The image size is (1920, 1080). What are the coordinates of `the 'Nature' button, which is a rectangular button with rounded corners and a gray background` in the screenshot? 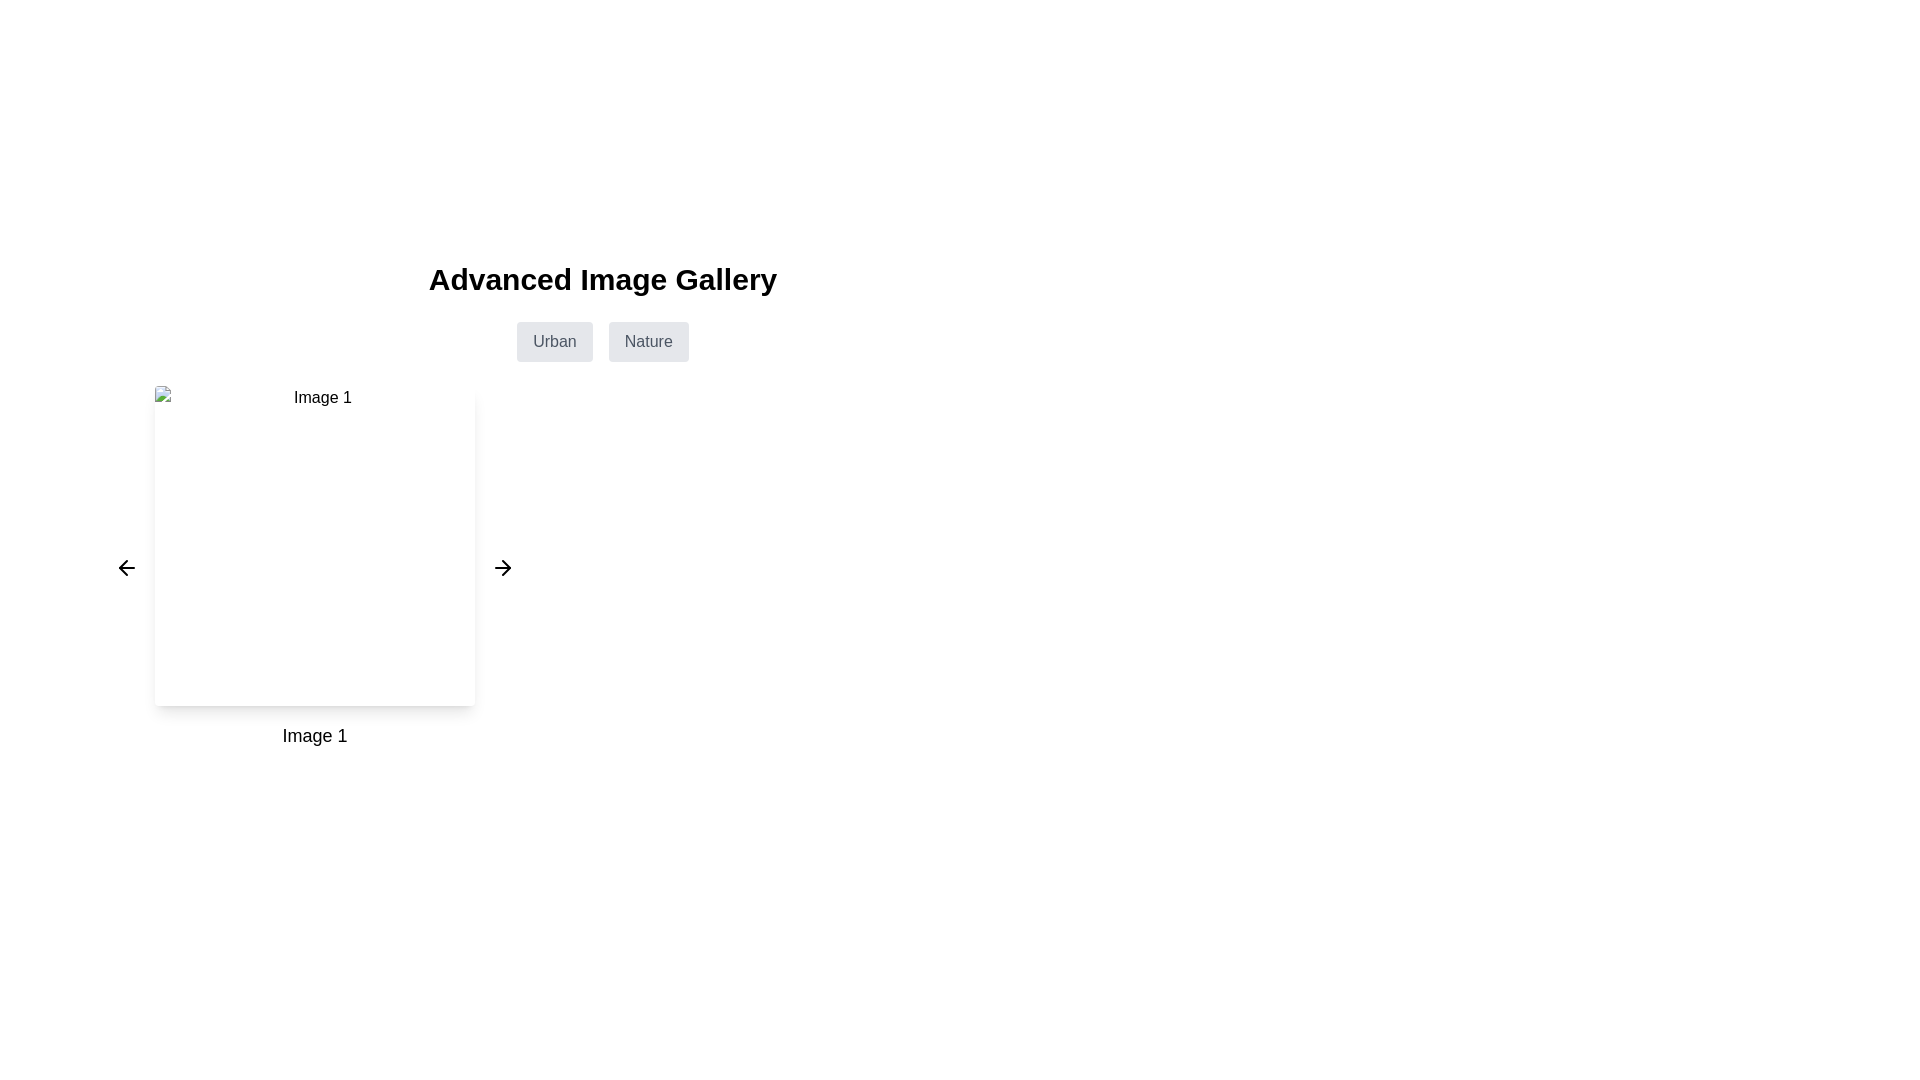 It's located at (648, 341).